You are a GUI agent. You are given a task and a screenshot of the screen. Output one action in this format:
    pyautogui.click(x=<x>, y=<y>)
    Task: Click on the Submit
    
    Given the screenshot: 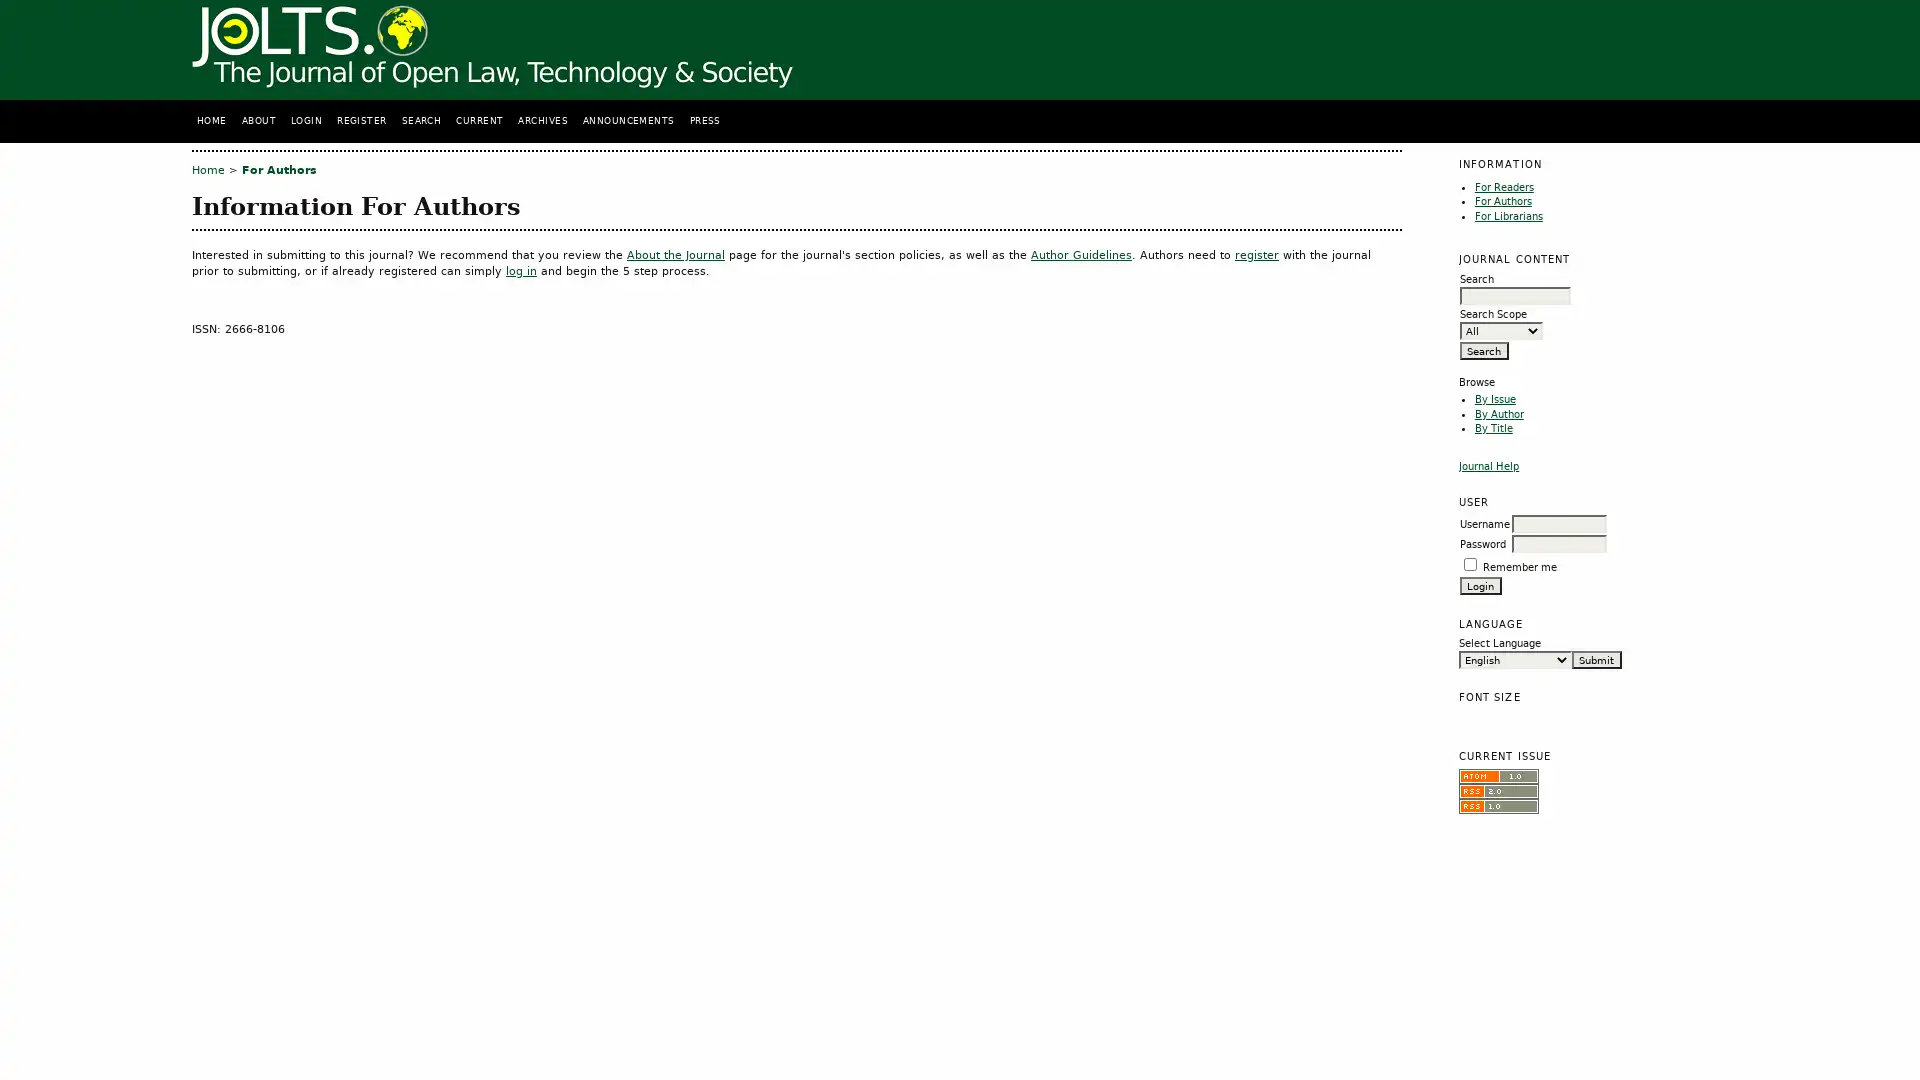 What is the action you would take?
    pyautogui.click(x=1595, y=659)
    